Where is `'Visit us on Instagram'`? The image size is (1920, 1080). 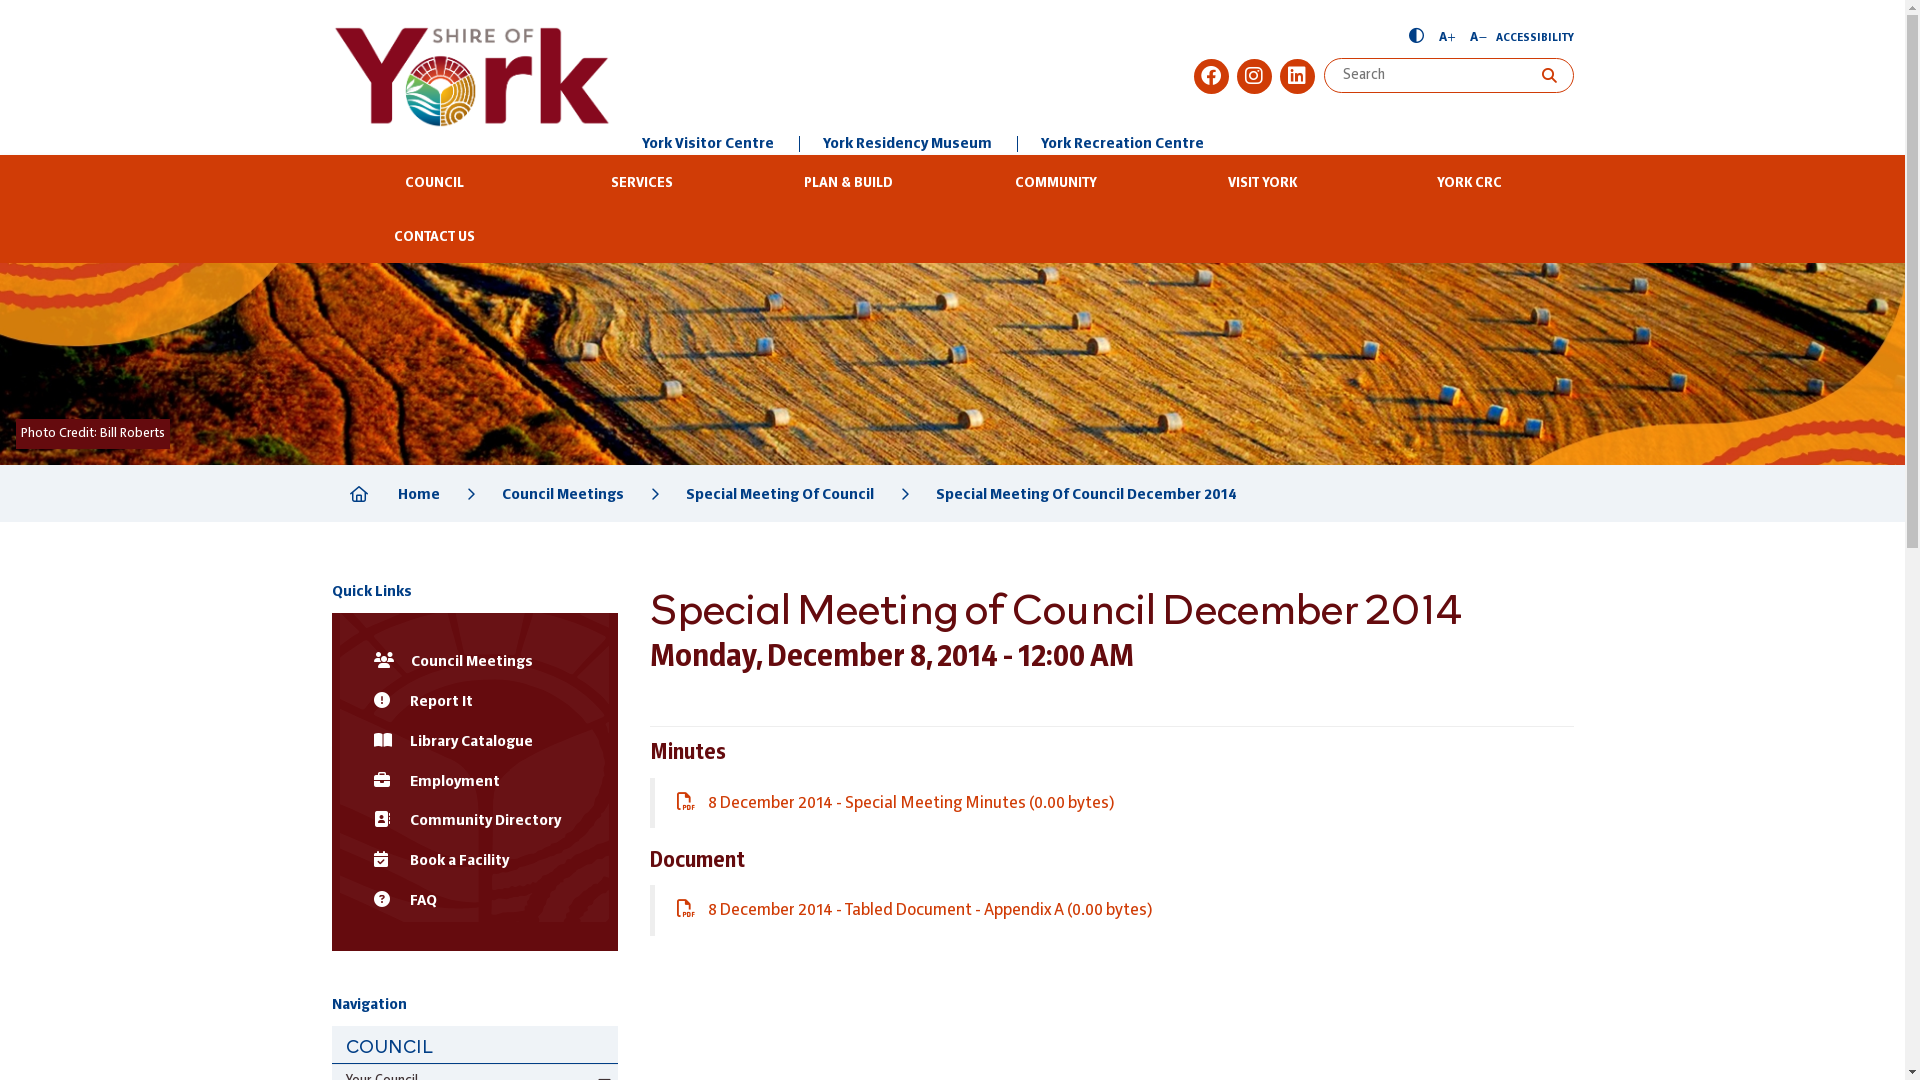
'Visit us on Instagram' is located at coordinates (1235, 75).